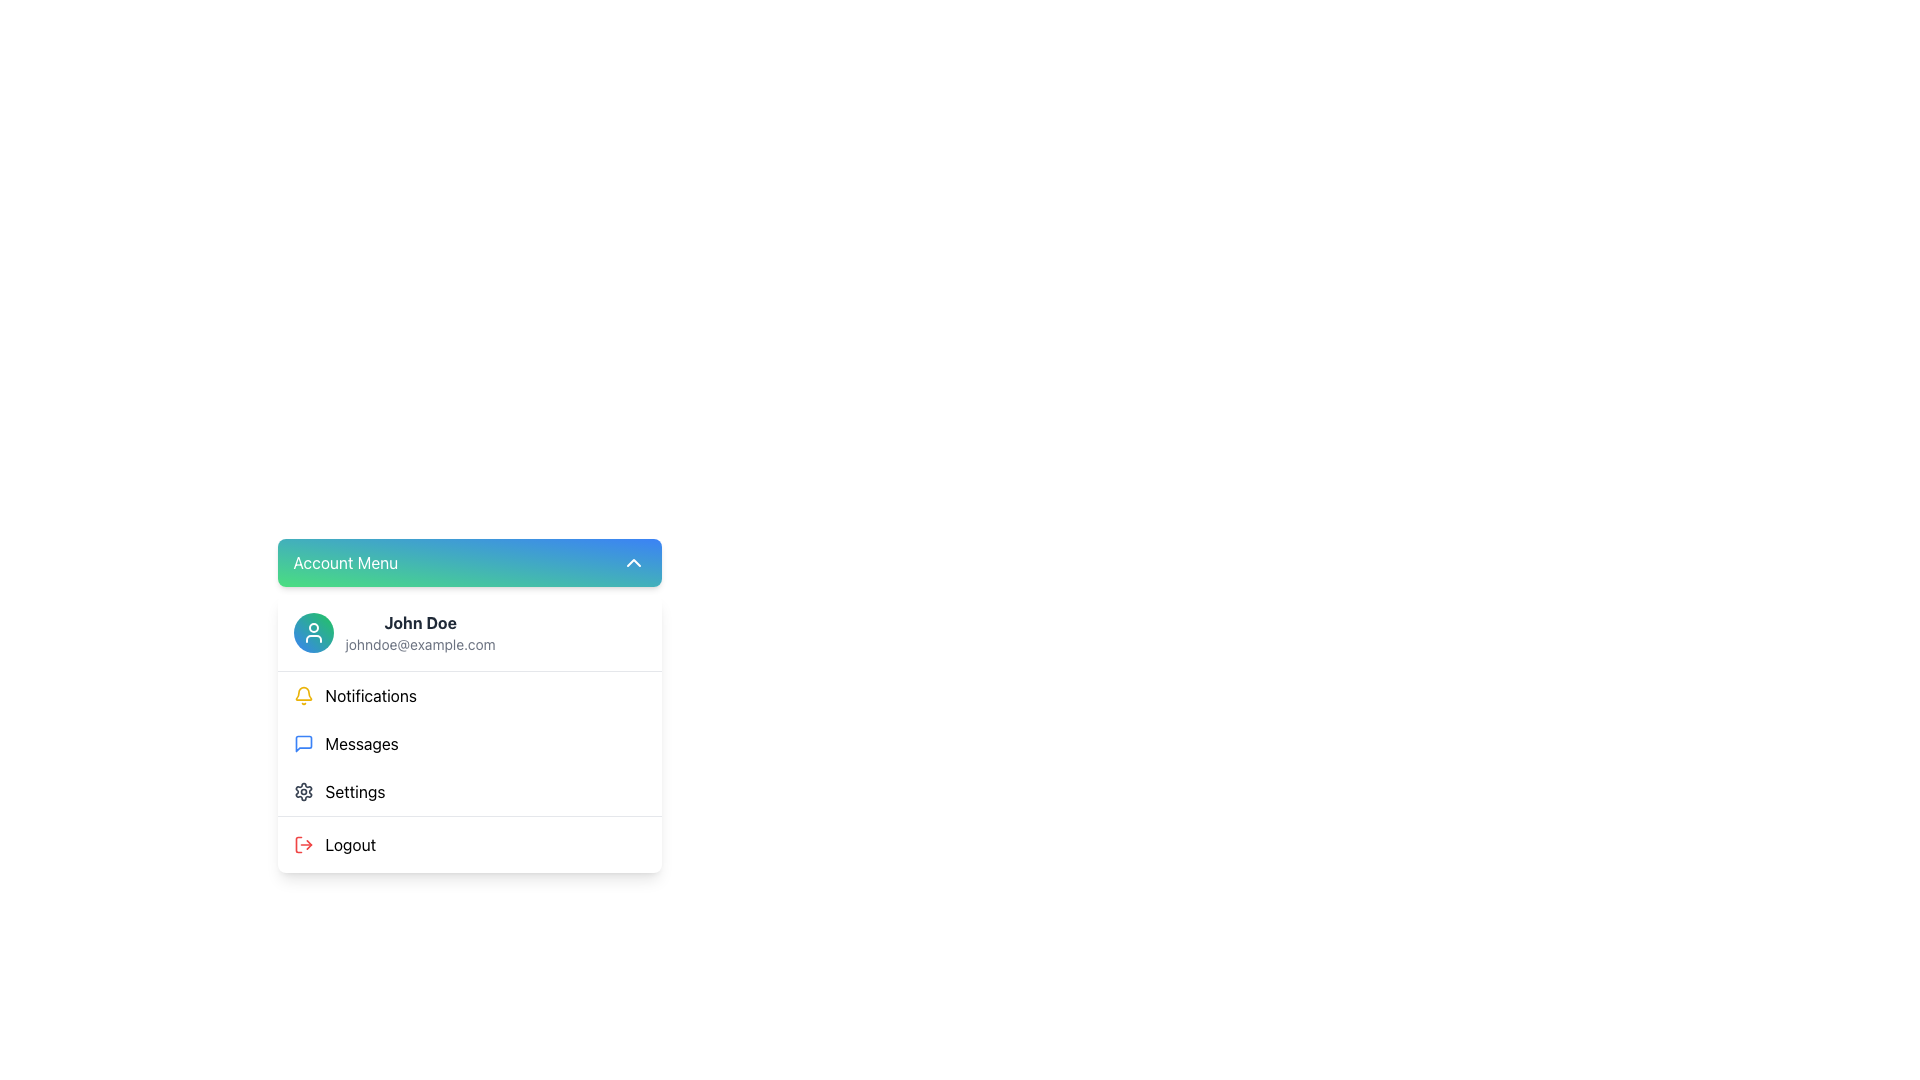 This screenshot has height=1080, width=1920. Describe the element at coordinates (468, 632) in the screenshot. I see `the User profile summary section that contains the circular profile picture, user name 'John Doe', and email 'johndoe@example.com'` at that location.